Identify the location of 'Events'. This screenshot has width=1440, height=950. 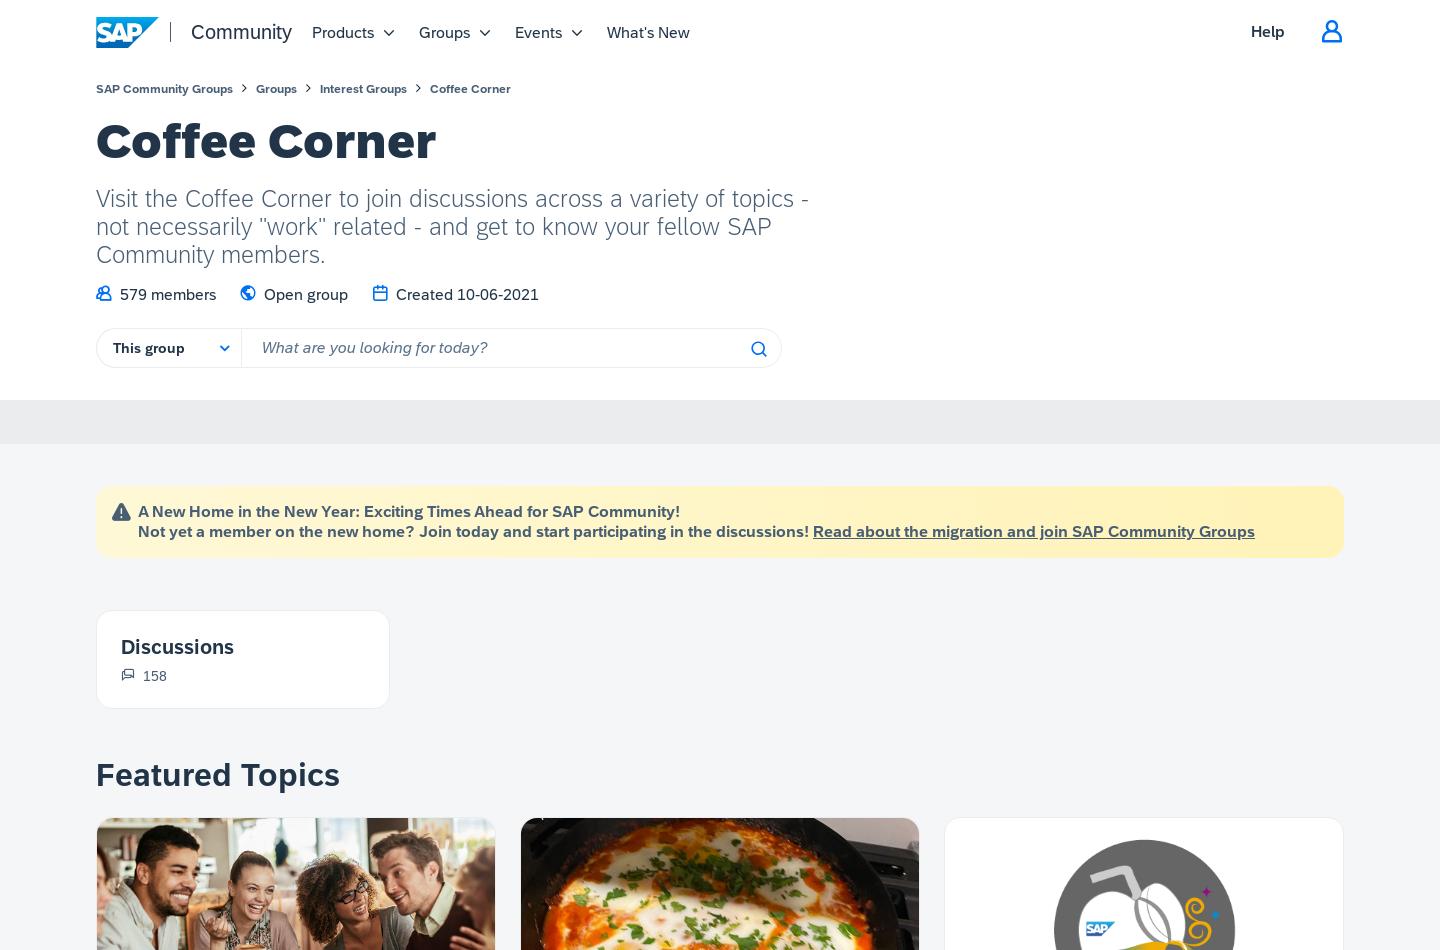
(537, 31).